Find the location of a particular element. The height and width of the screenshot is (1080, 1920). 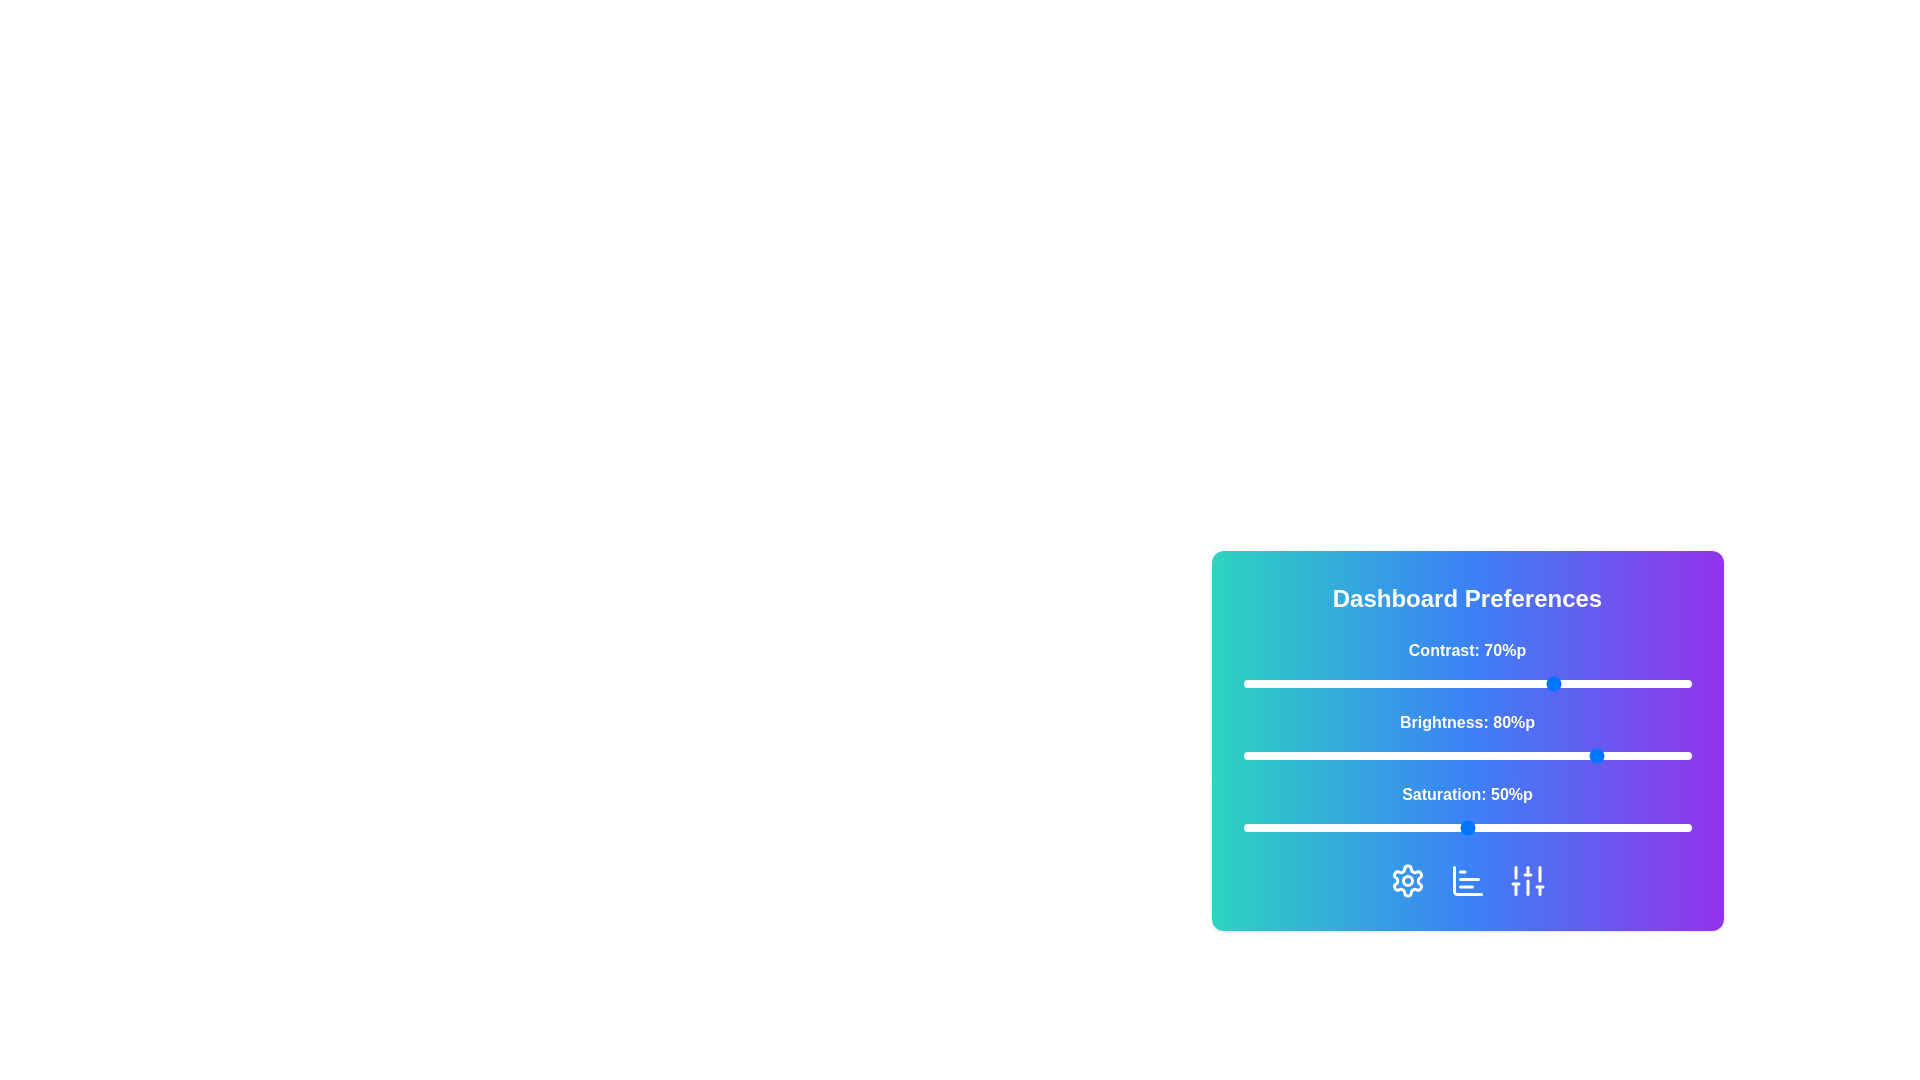

the 'Saturation' slider to 0% is located at coordinates (1242, 828).